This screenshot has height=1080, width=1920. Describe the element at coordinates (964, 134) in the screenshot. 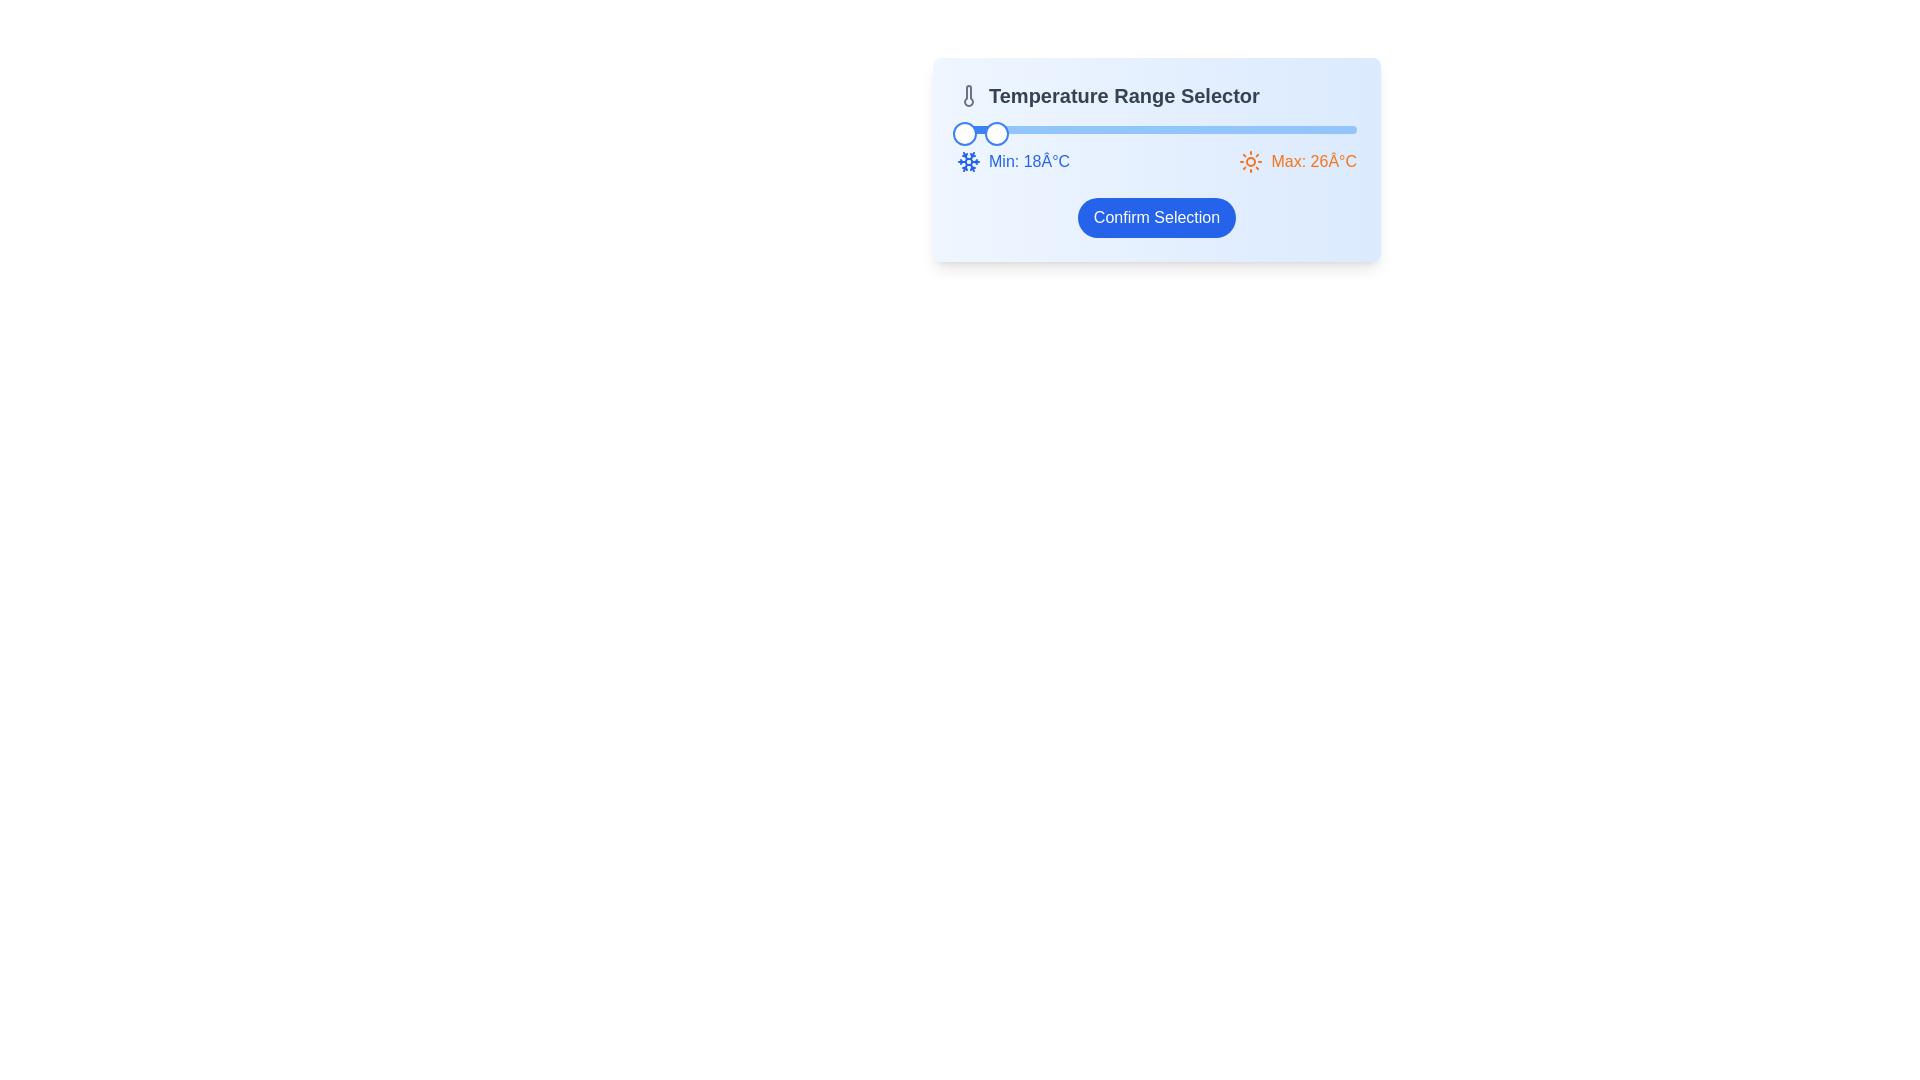

I see `the slider handle located at the far left of the slider's track, adjacent` at that location.